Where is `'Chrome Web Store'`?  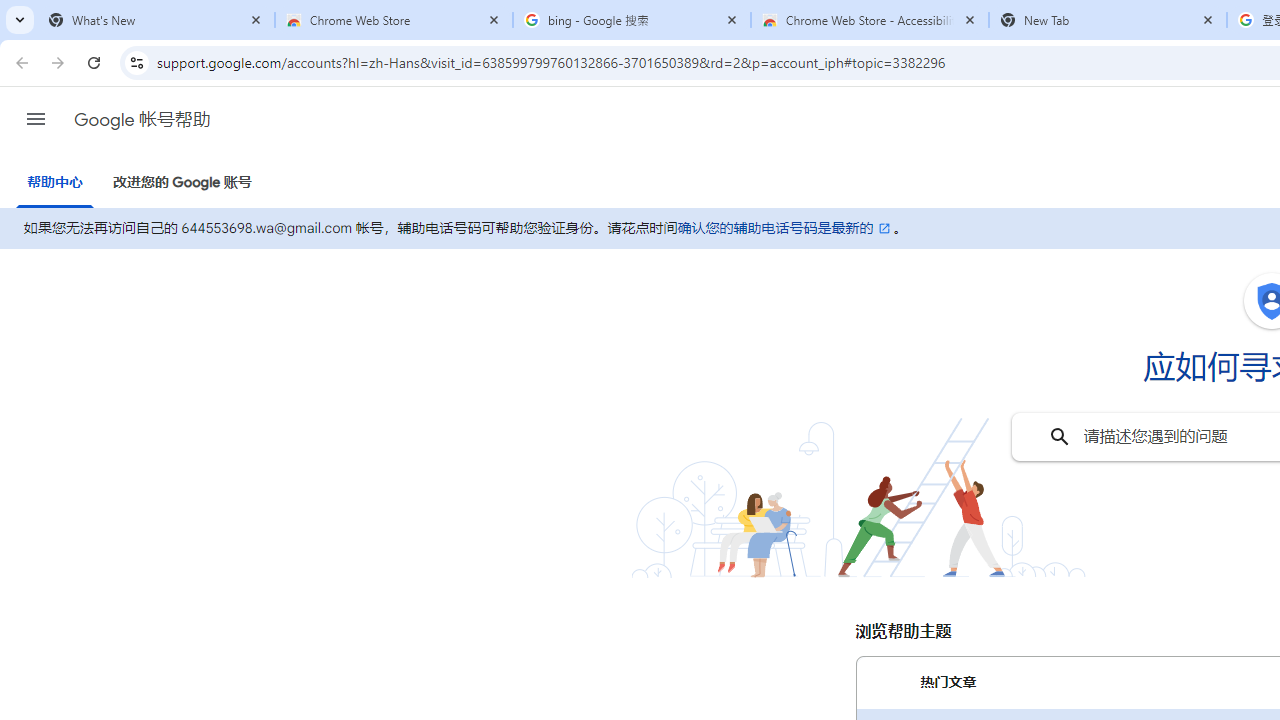
'Chrome Web Store' is located at coordinates (394, 20).